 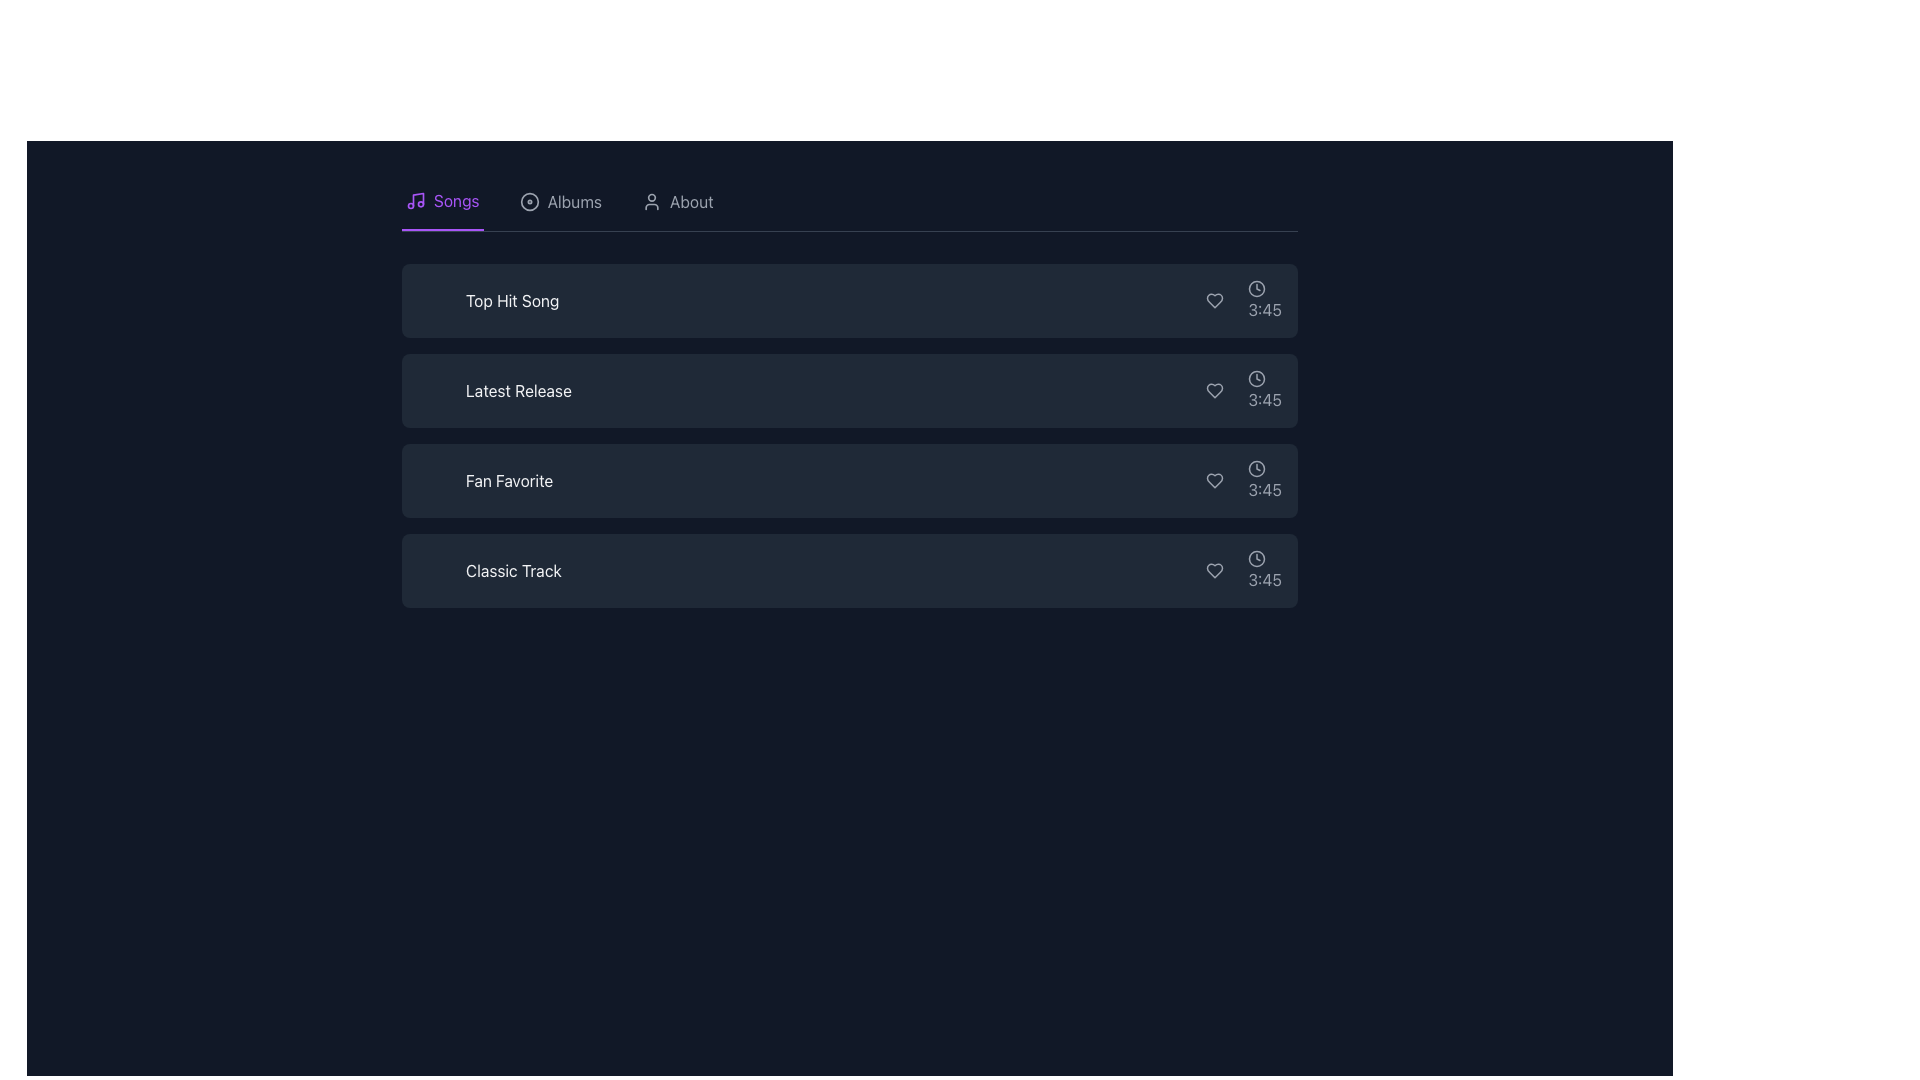 I want to click on the third instance of a duration display that is positioned to the far right in a horizontal arrangement within a list row, aligned with a clock icon to its left, so click(x=1264, y=481).